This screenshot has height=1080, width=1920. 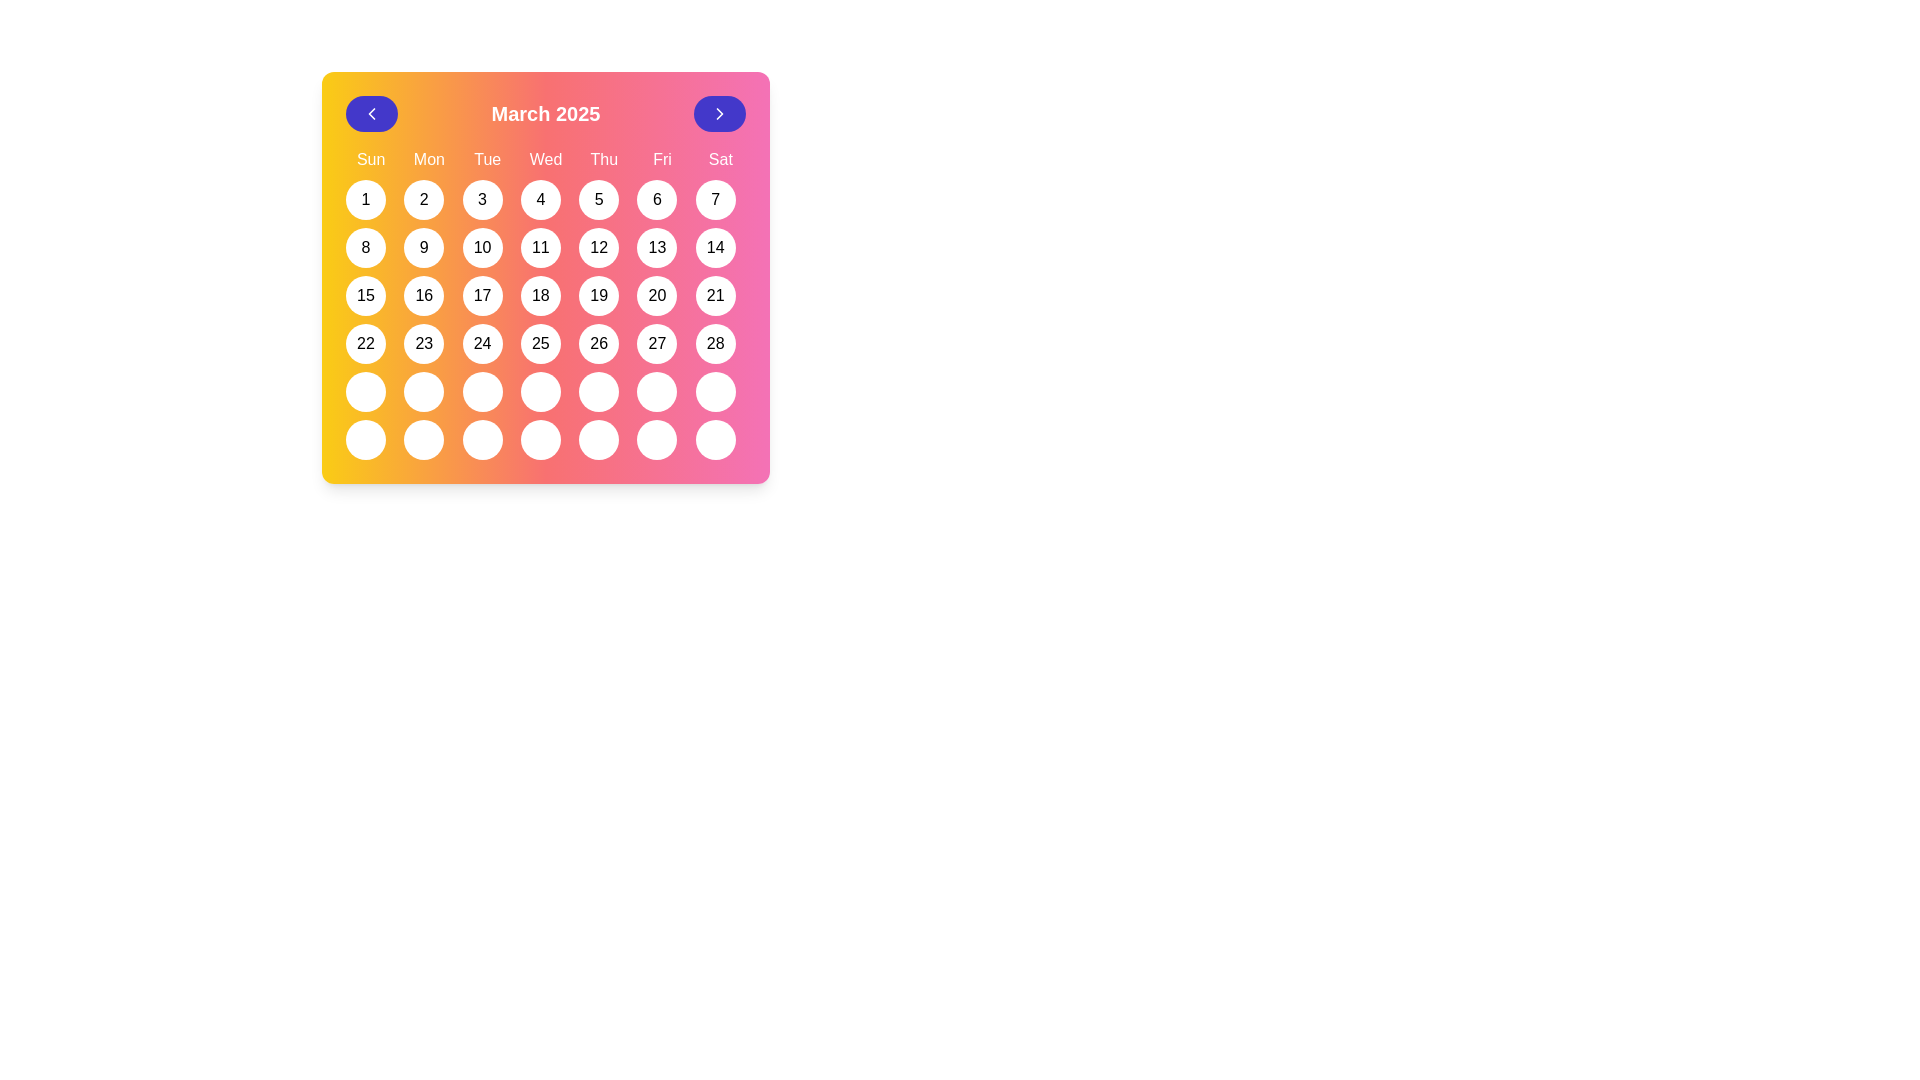 I want to click on the right-facing chevron arrow icon within the blue navigation button located at the top right corner of the interface, so click(x=720, y=114).